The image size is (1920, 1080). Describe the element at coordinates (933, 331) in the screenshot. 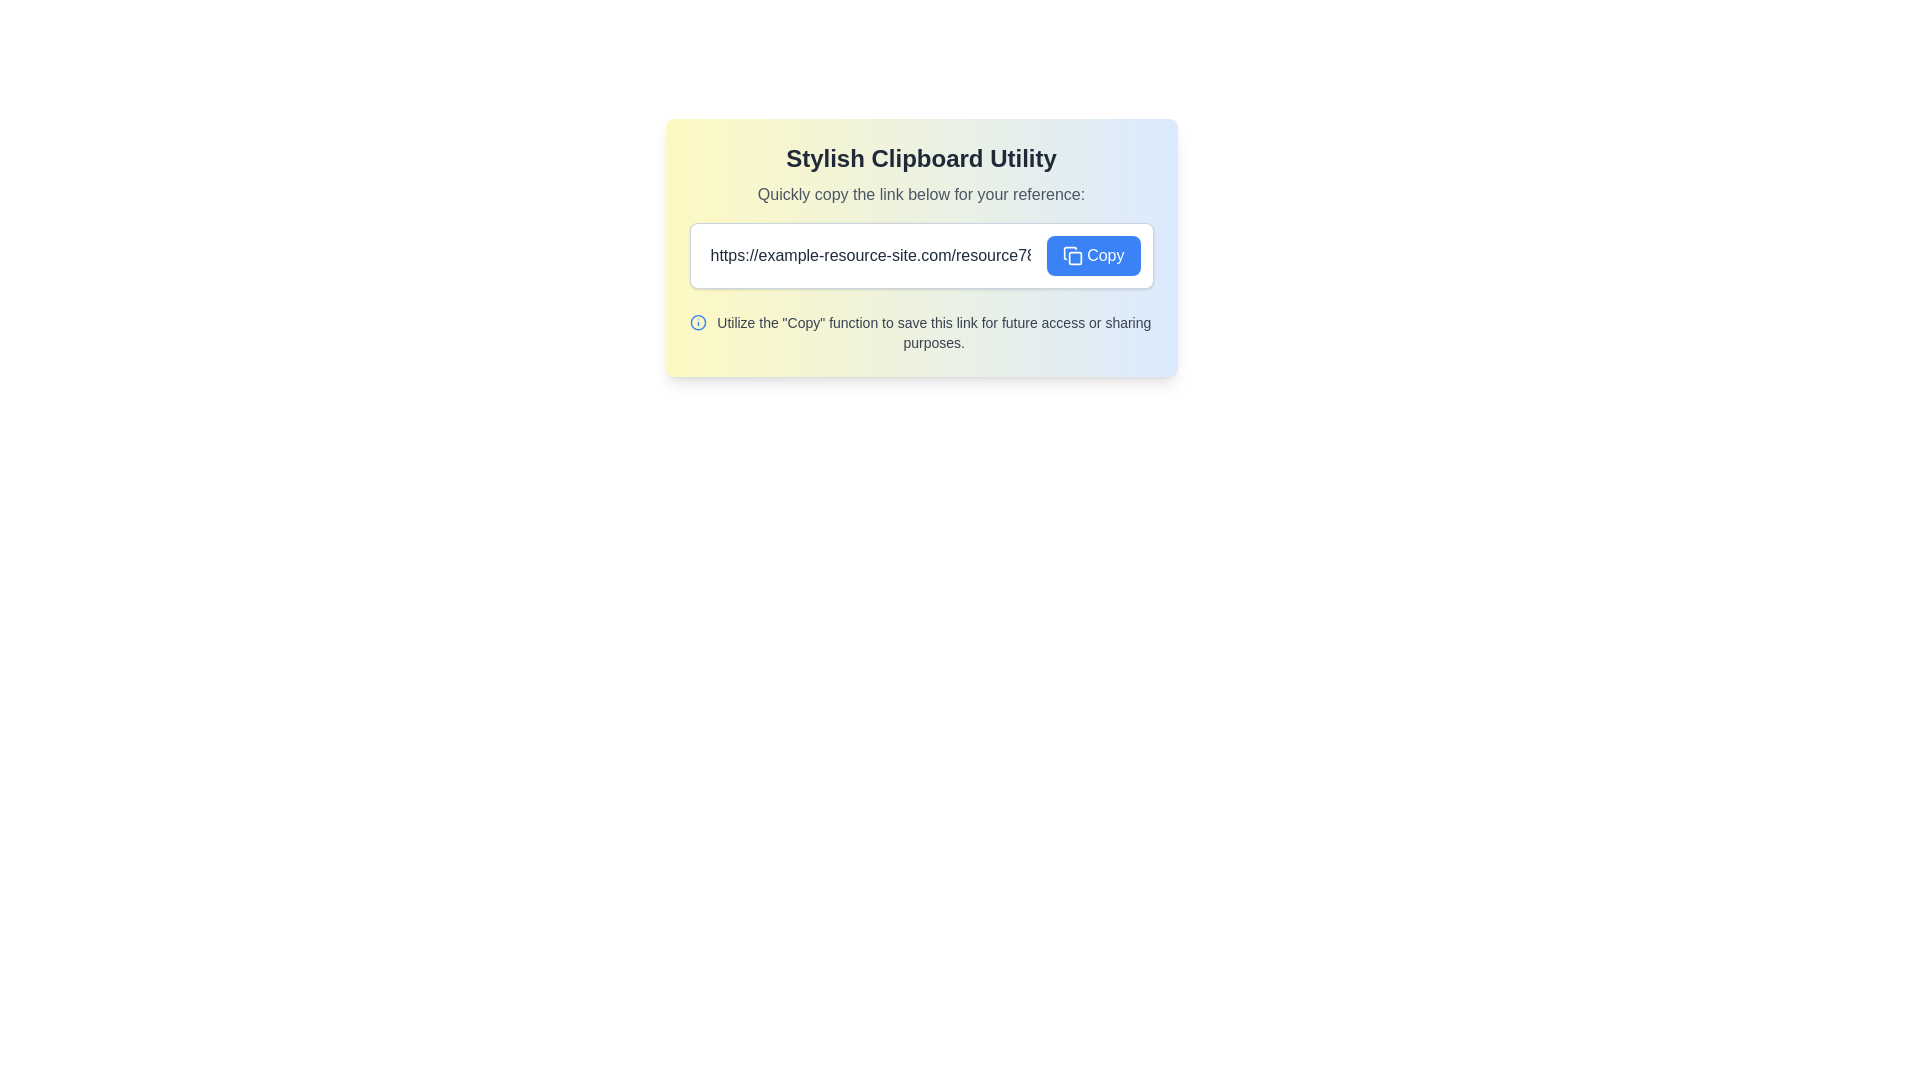

I see `the informational text explaining how to use the 'Copy' function, which is located beneath the URL input box and 'Copy' button in the 'Stylish Clipboard Utility' section` at that location.